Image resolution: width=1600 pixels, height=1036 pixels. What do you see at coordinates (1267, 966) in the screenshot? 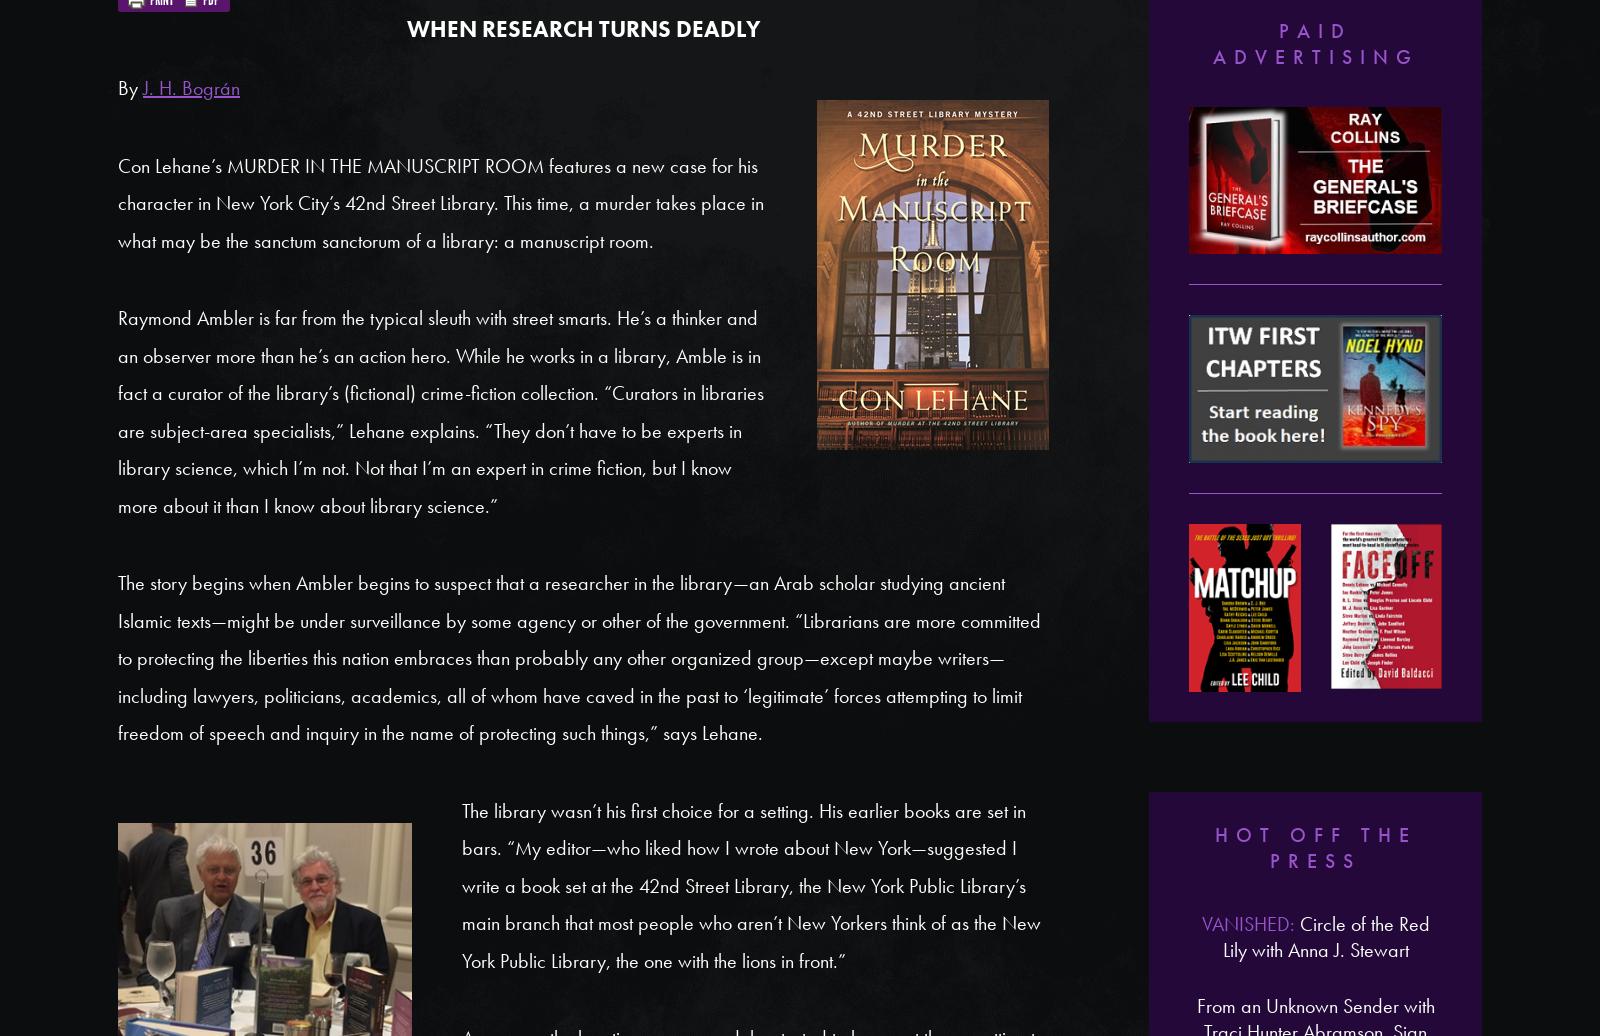
I see `'Nita Prose'` at bounding box center [1267, 966].